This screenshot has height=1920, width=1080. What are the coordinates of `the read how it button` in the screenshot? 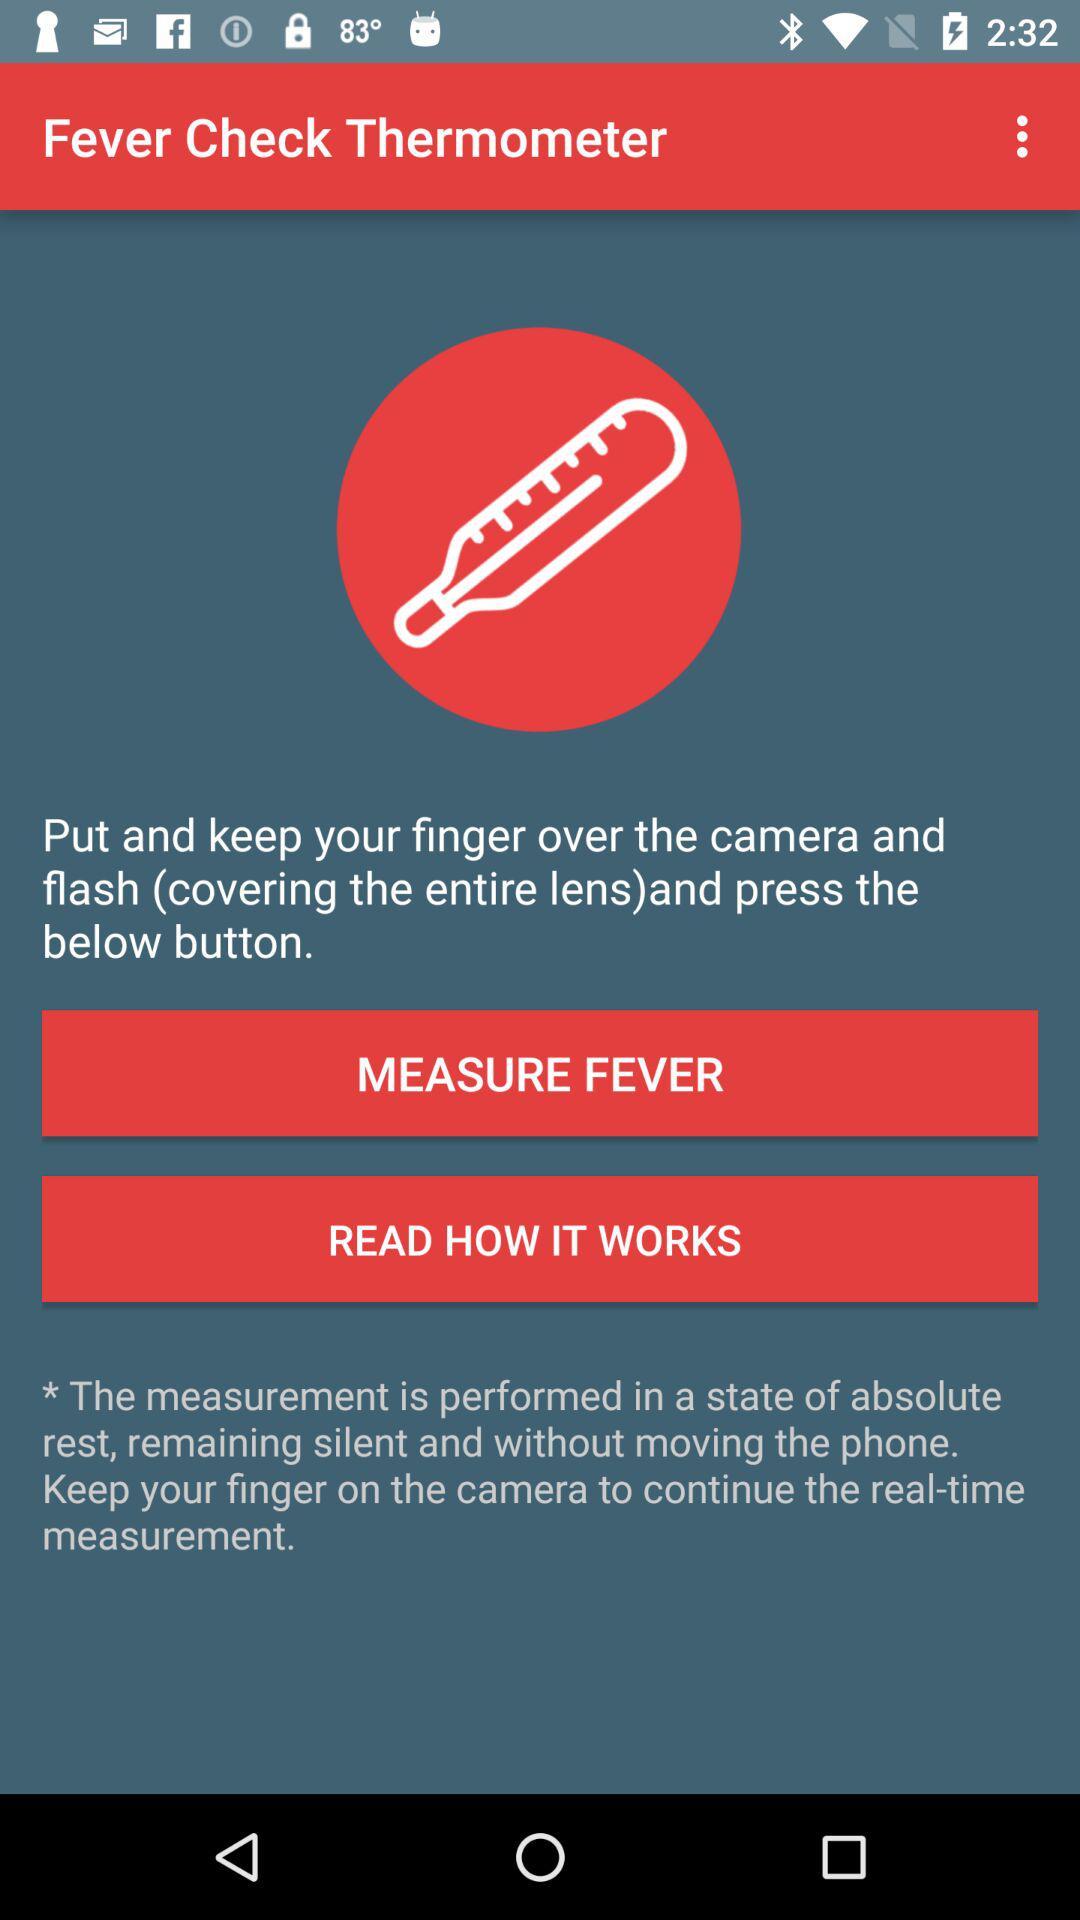 It's located at (540, 1237).